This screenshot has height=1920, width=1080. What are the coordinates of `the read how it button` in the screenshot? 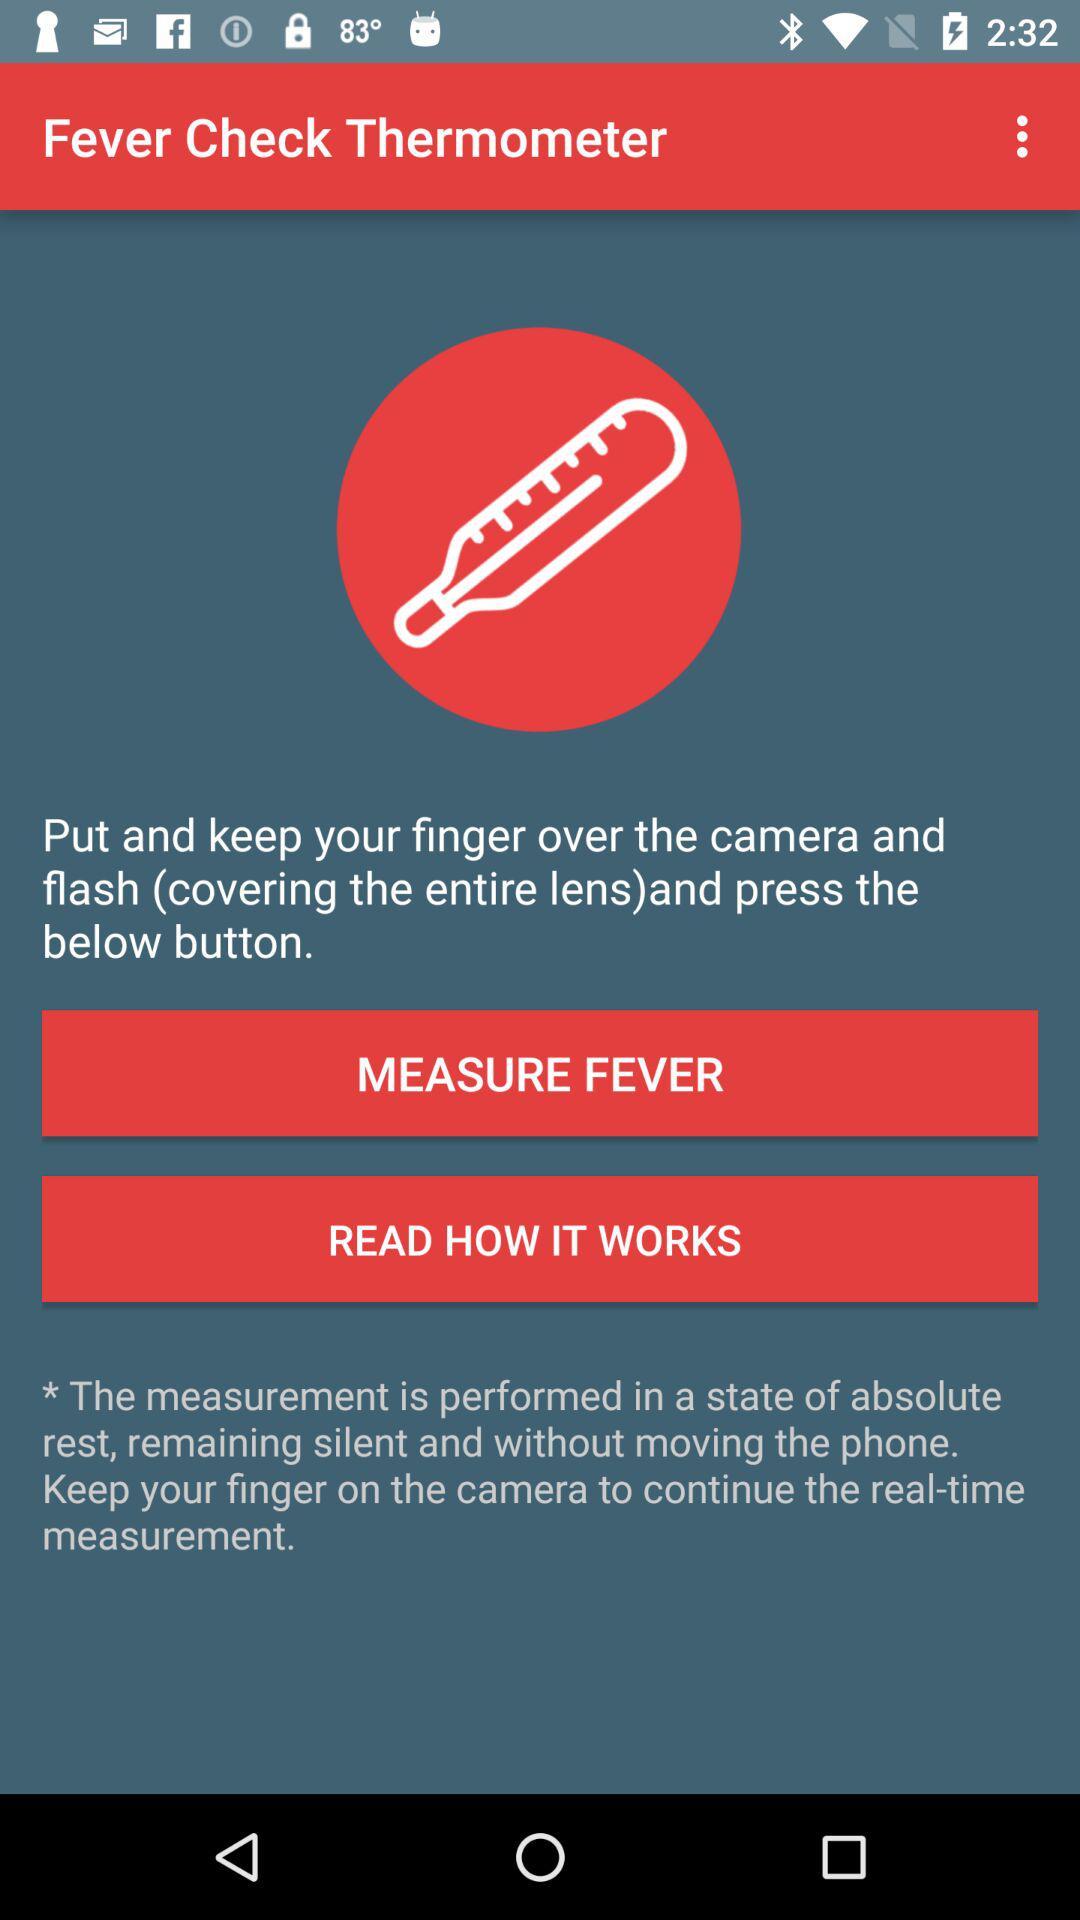 It's located at (540, 1237).